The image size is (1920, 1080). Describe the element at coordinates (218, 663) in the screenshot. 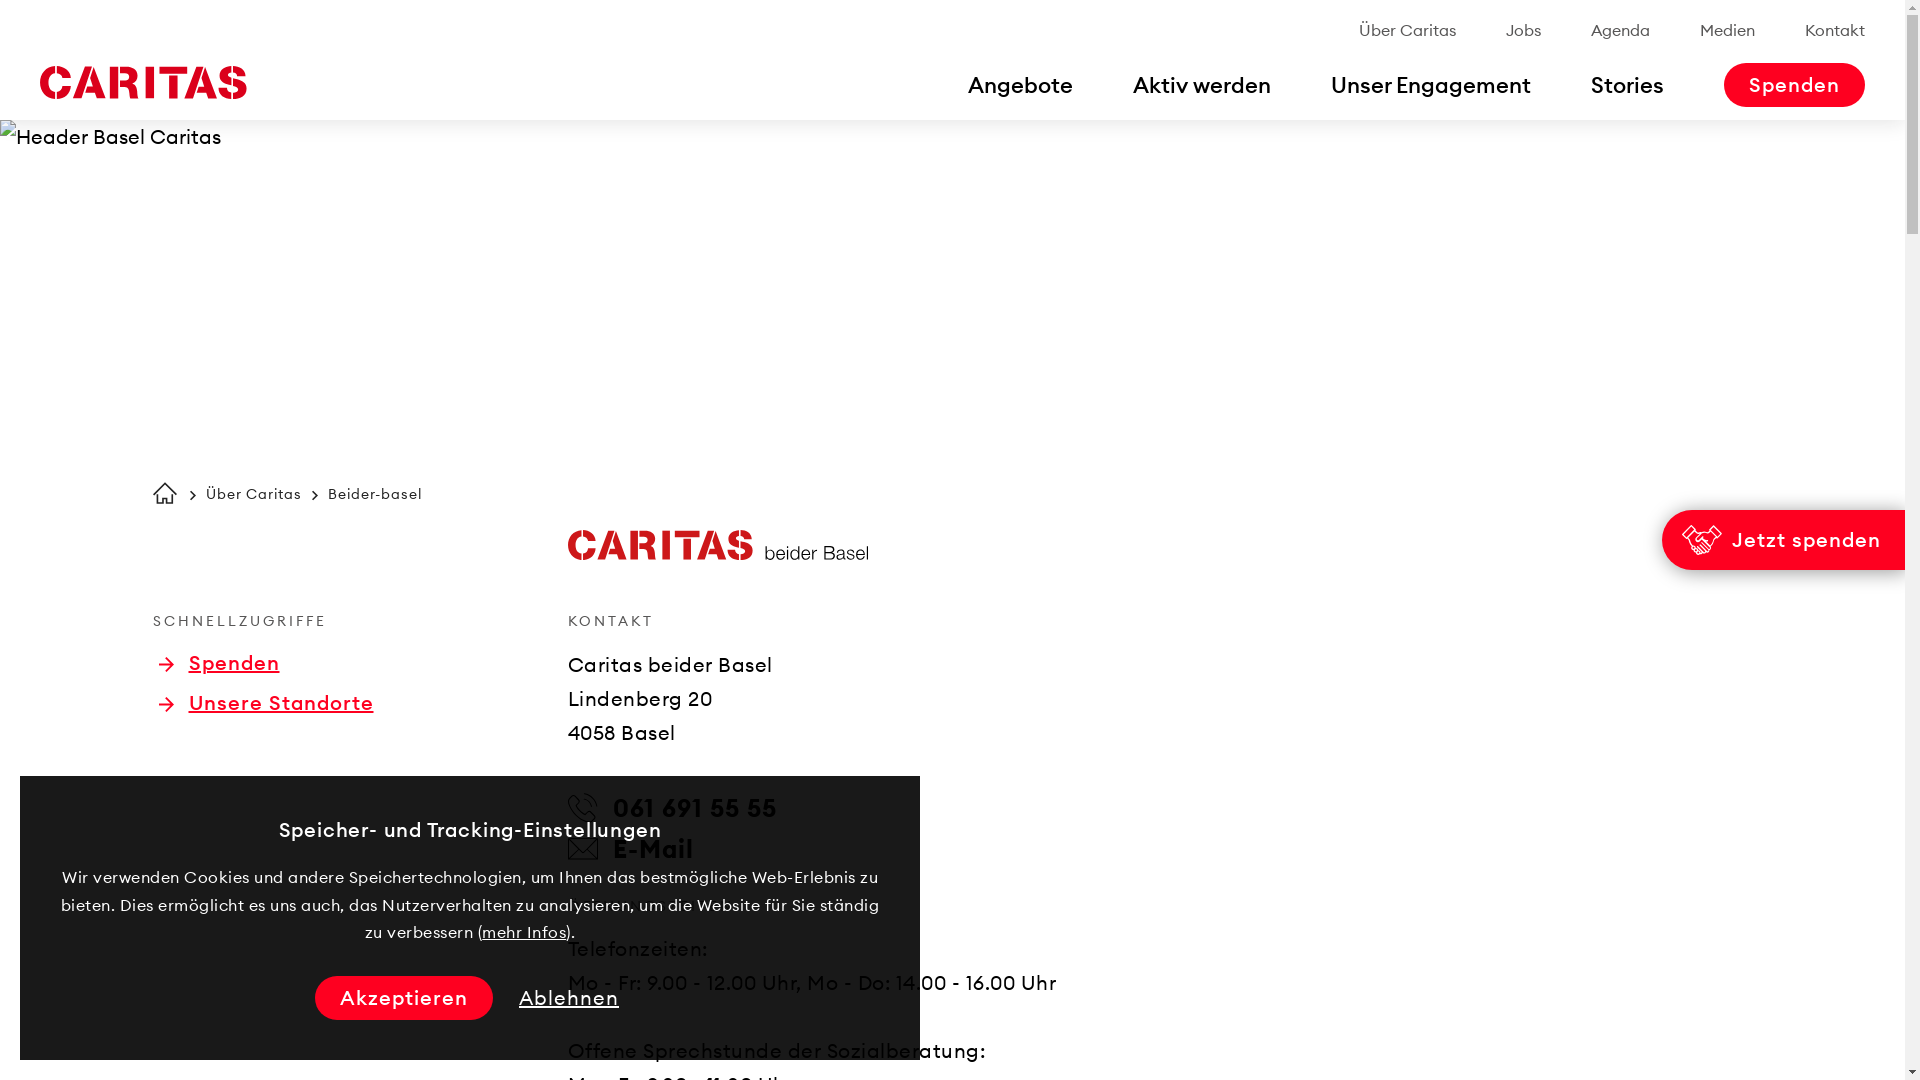

I see `'Spenden'` at that location.